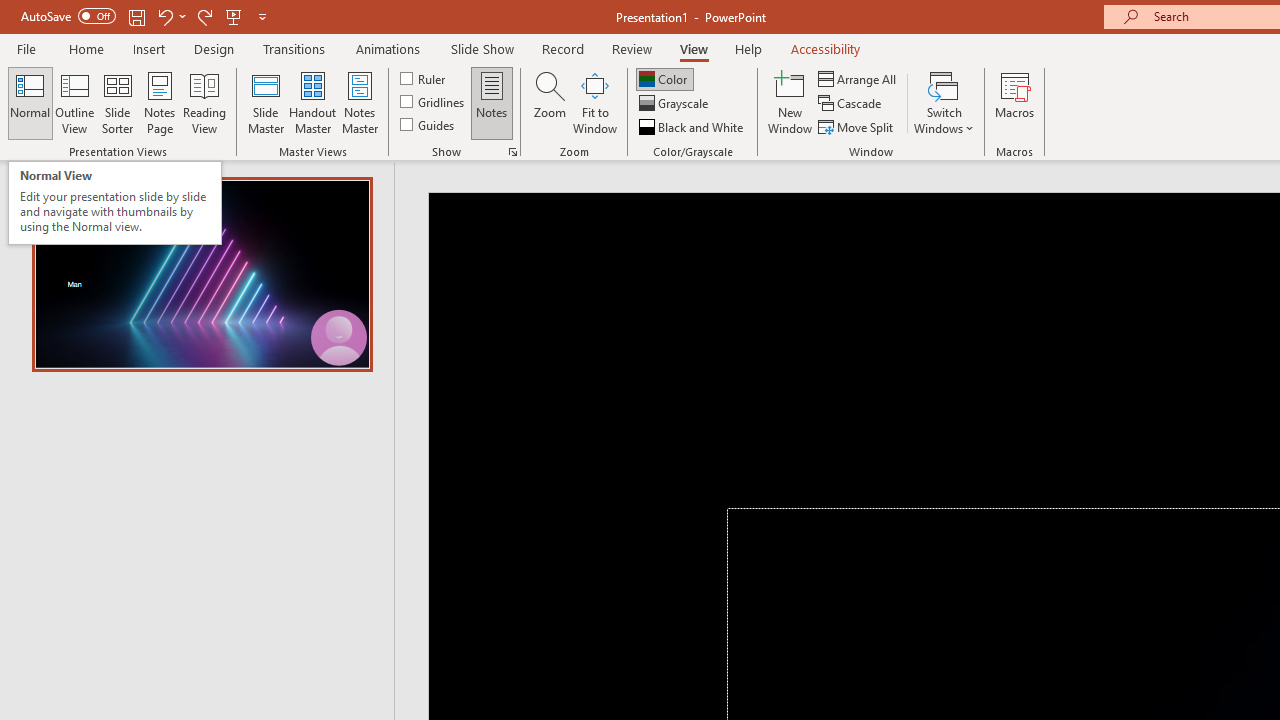  Describe the element at coordinates (311, 103) in the screenshot. I see `'Handout Master'` at that location.